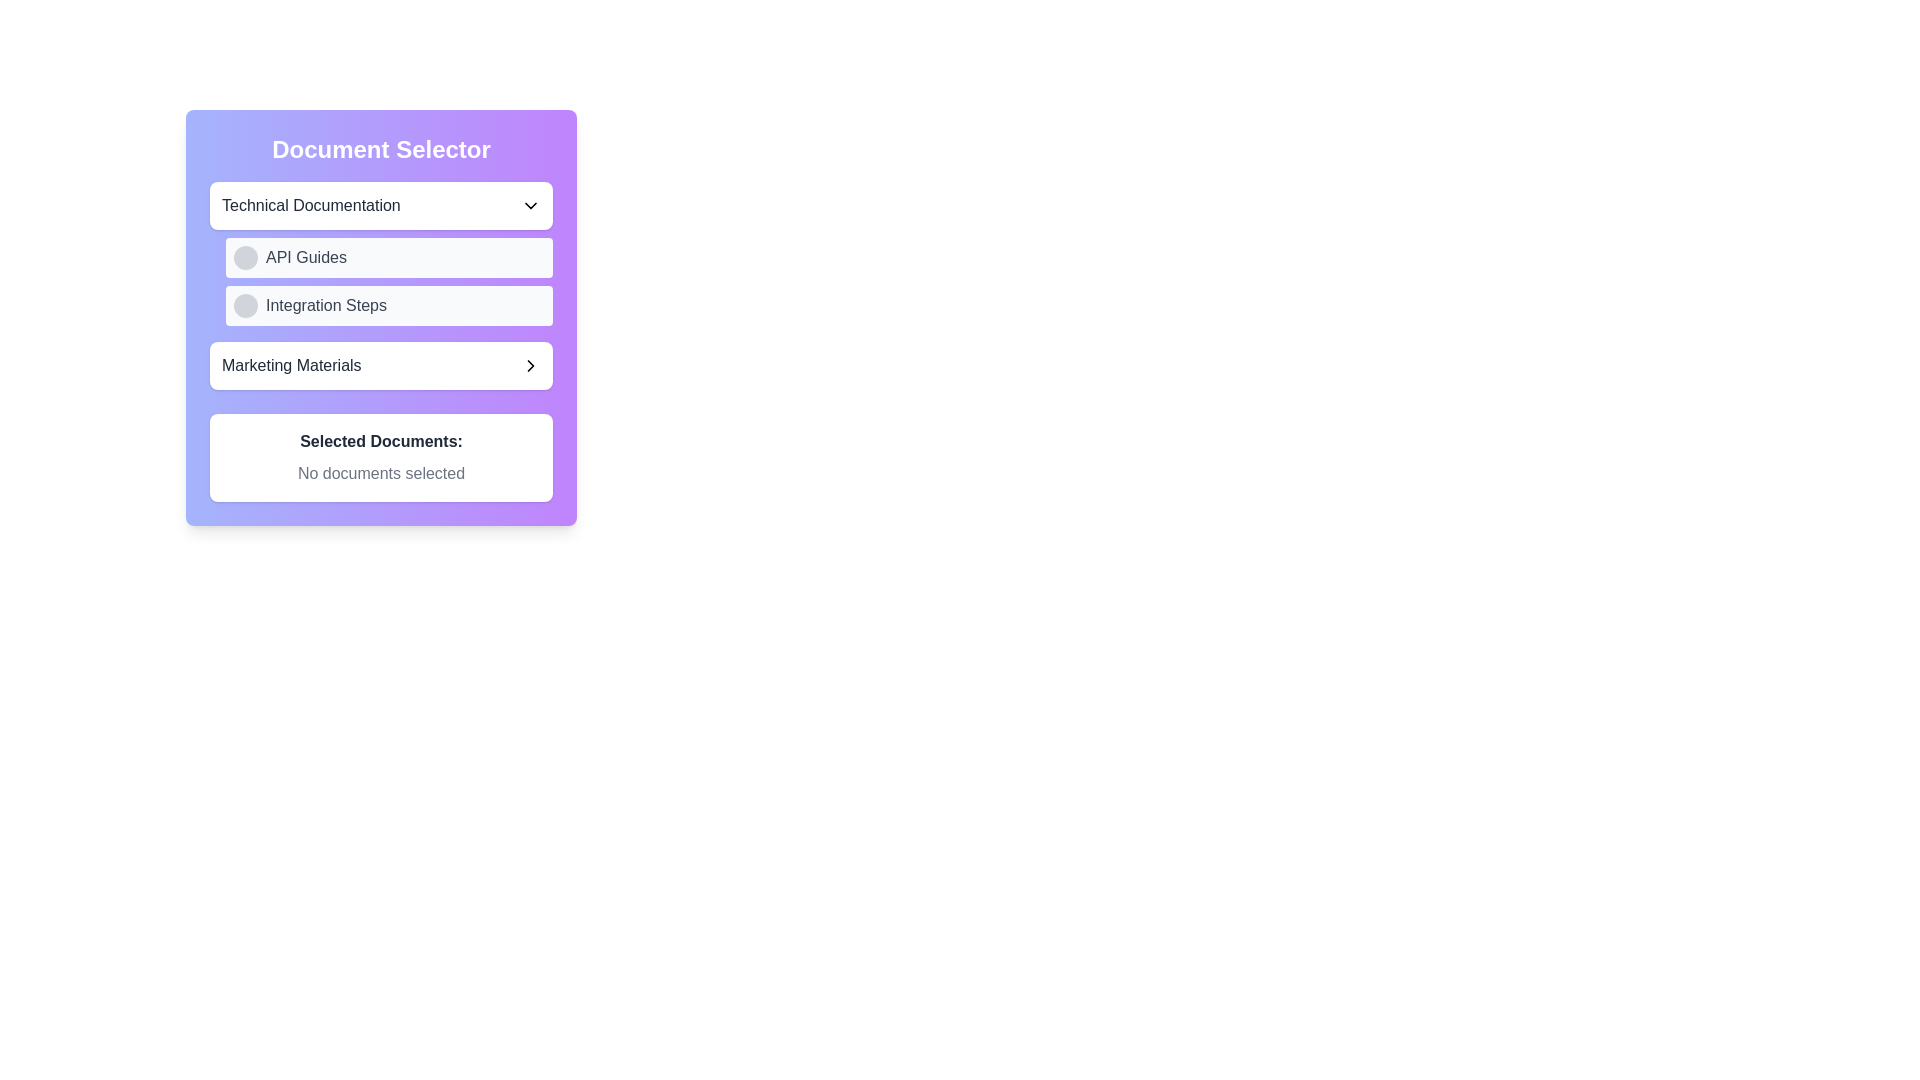 The height and width of the screenshot is (1080, 1920). What do you see at coordinates (389, 305) in the screenshot?
I see `the second option in the 'Technical Documentation' dropdown list, which is directly below the 'API Guides' option` at bounding box center [389, 305].